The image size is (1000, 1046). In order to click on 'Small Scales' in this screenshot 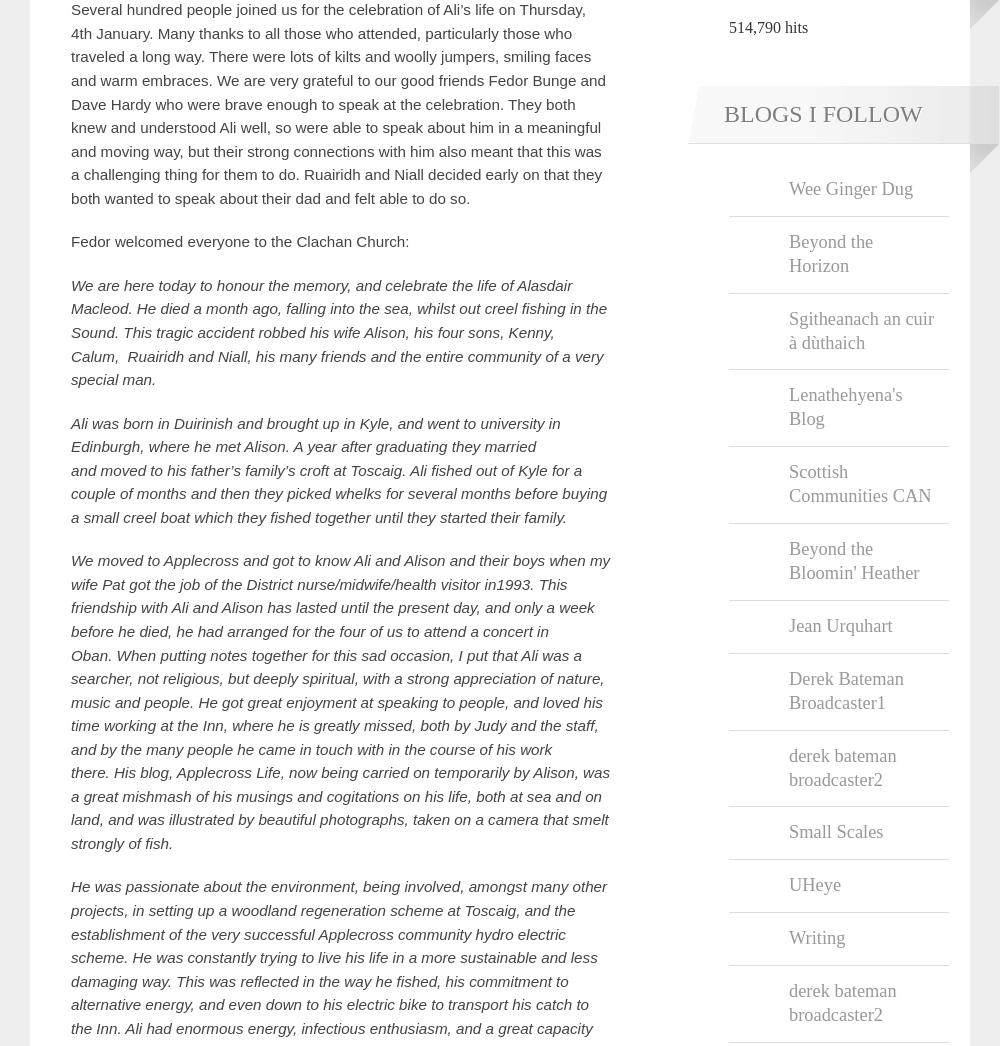, I will do `click(835, 831)`.